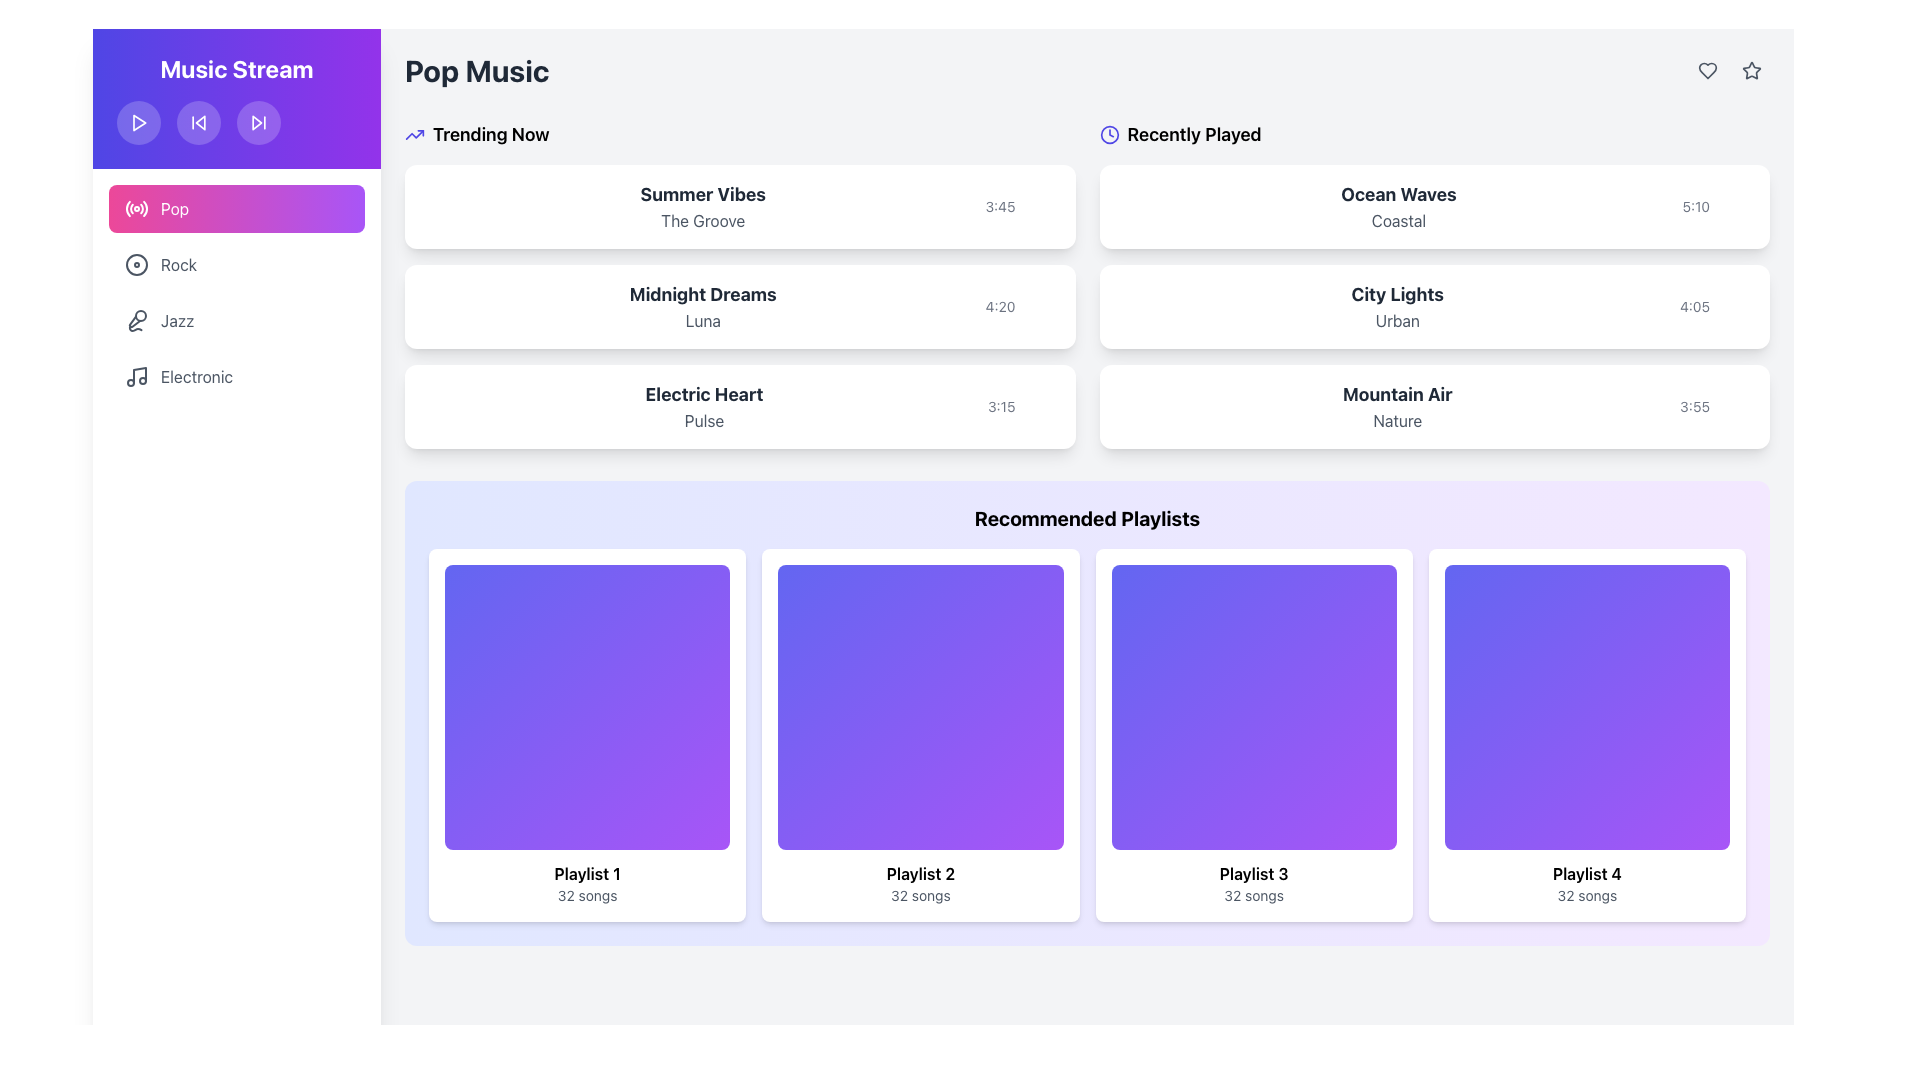 This screenshot has width=1920, height=1080. Describe the element at coordinates (703, 220) in the screenshot. I see `the static text label reading 'The Groove', which is styled in gray and positioned below the 'Summer Vibes' title in the 'Trending Now' panel` at that location.